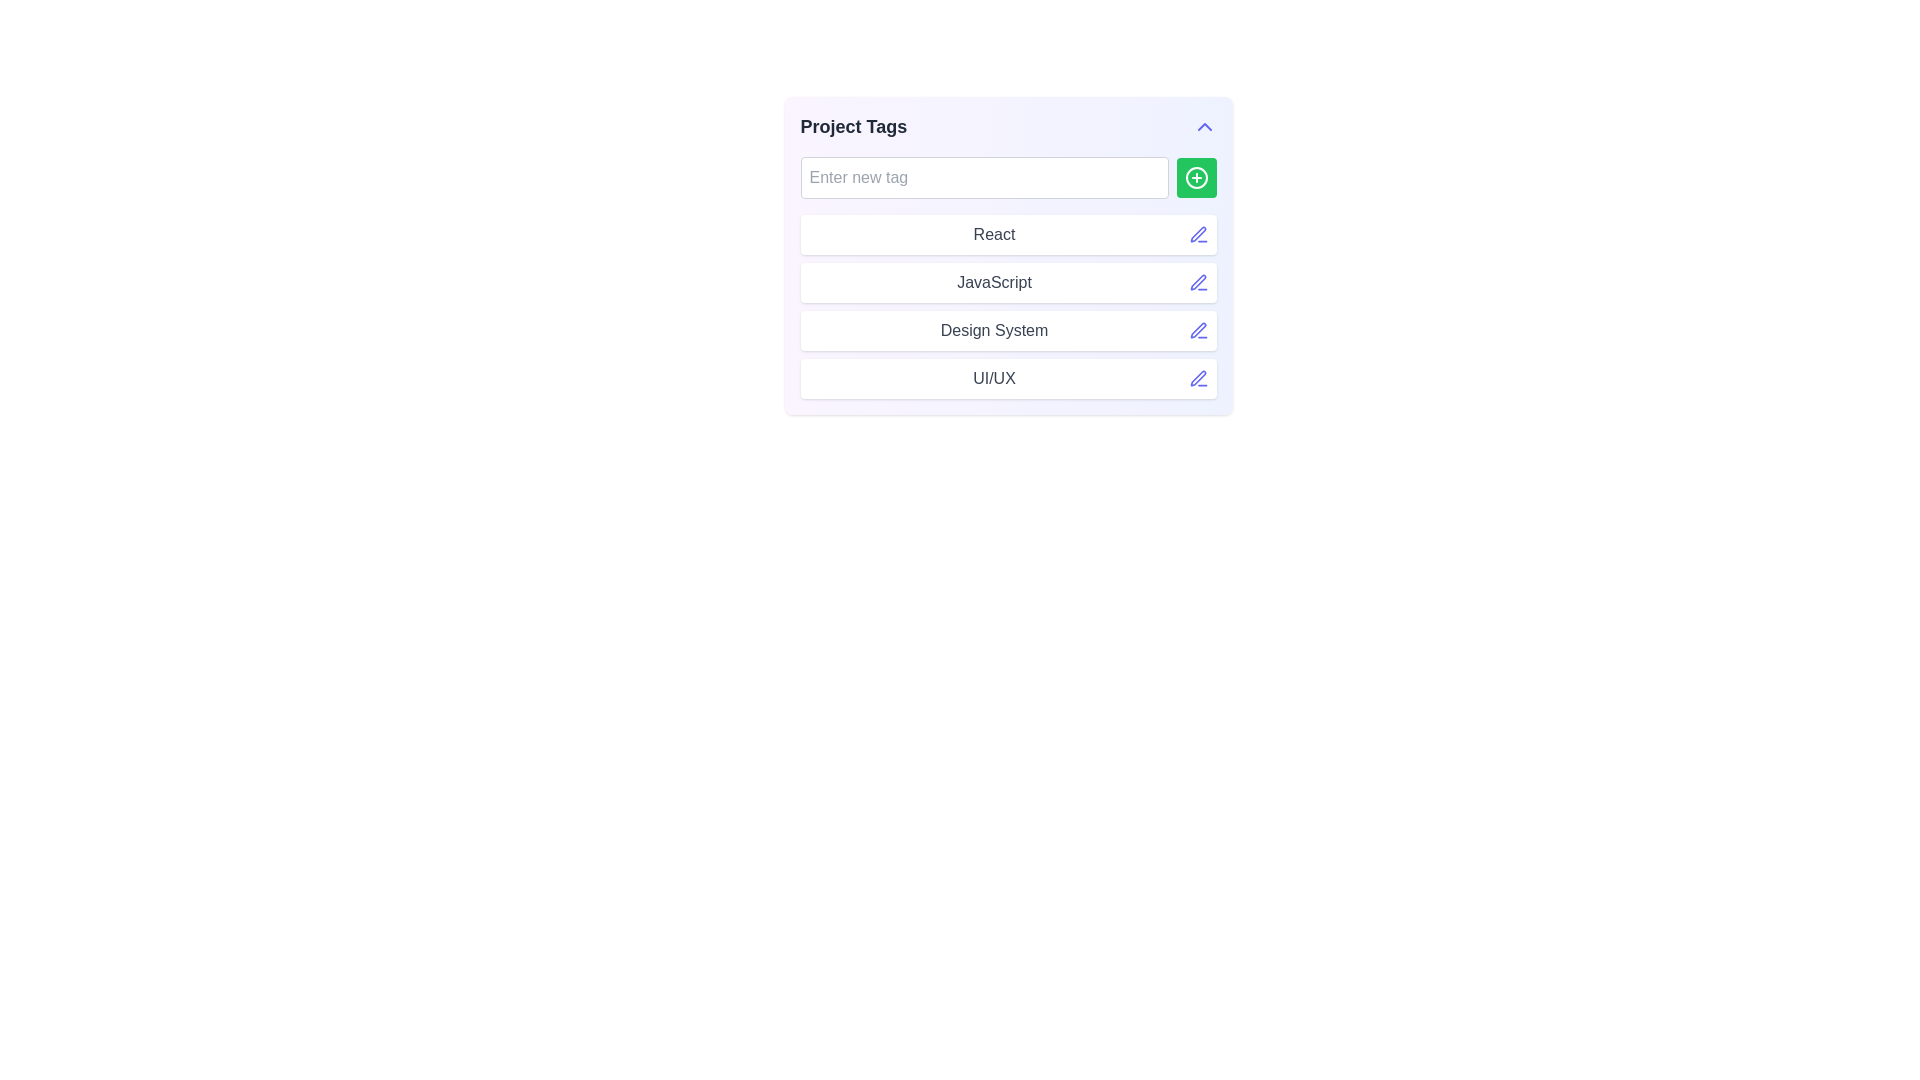 The width and height of the screenshot is (1920, 1080). Describe the element at coordinates (1198, 233) in the screenshot. I see `the edit icon located in the row associated with the 'React' tag to initiate an editing action` at that location.